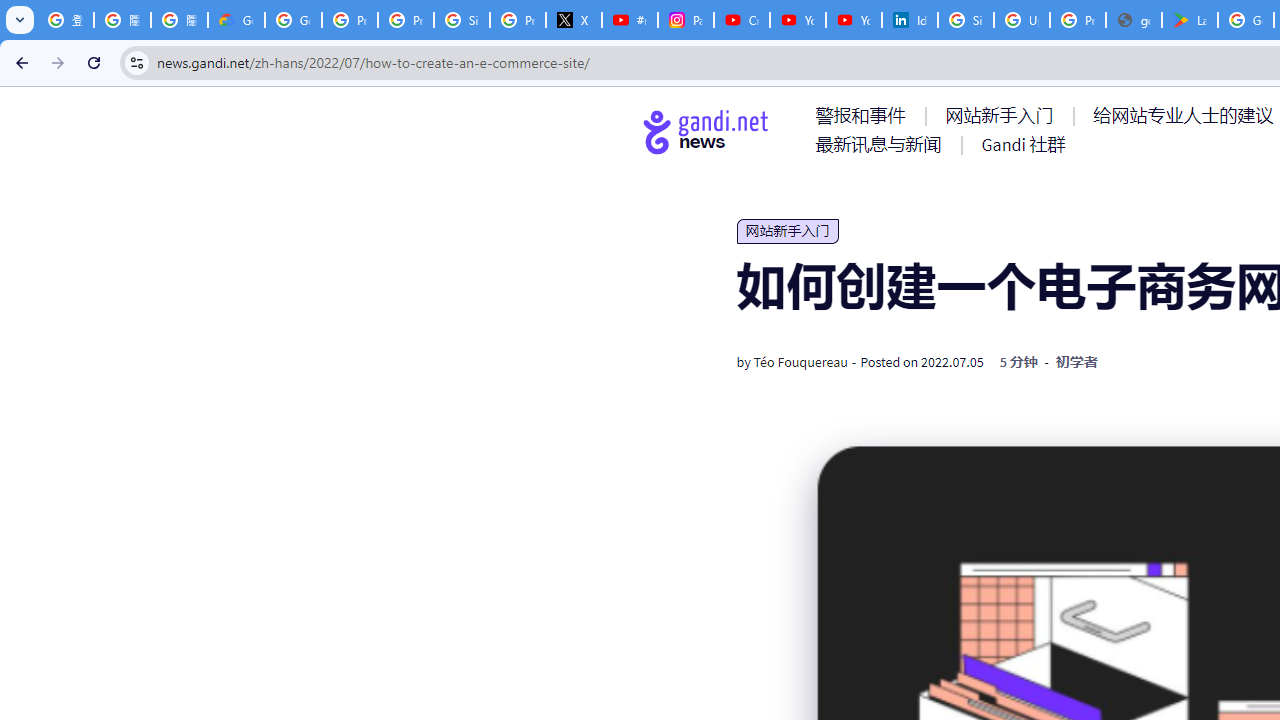 This screenshot has width=1280, height=720. Describe the element at coordinates (909, 20) in the screenshot. I see `'Identity verification via Persona | LinkedIn Help'` at that location.